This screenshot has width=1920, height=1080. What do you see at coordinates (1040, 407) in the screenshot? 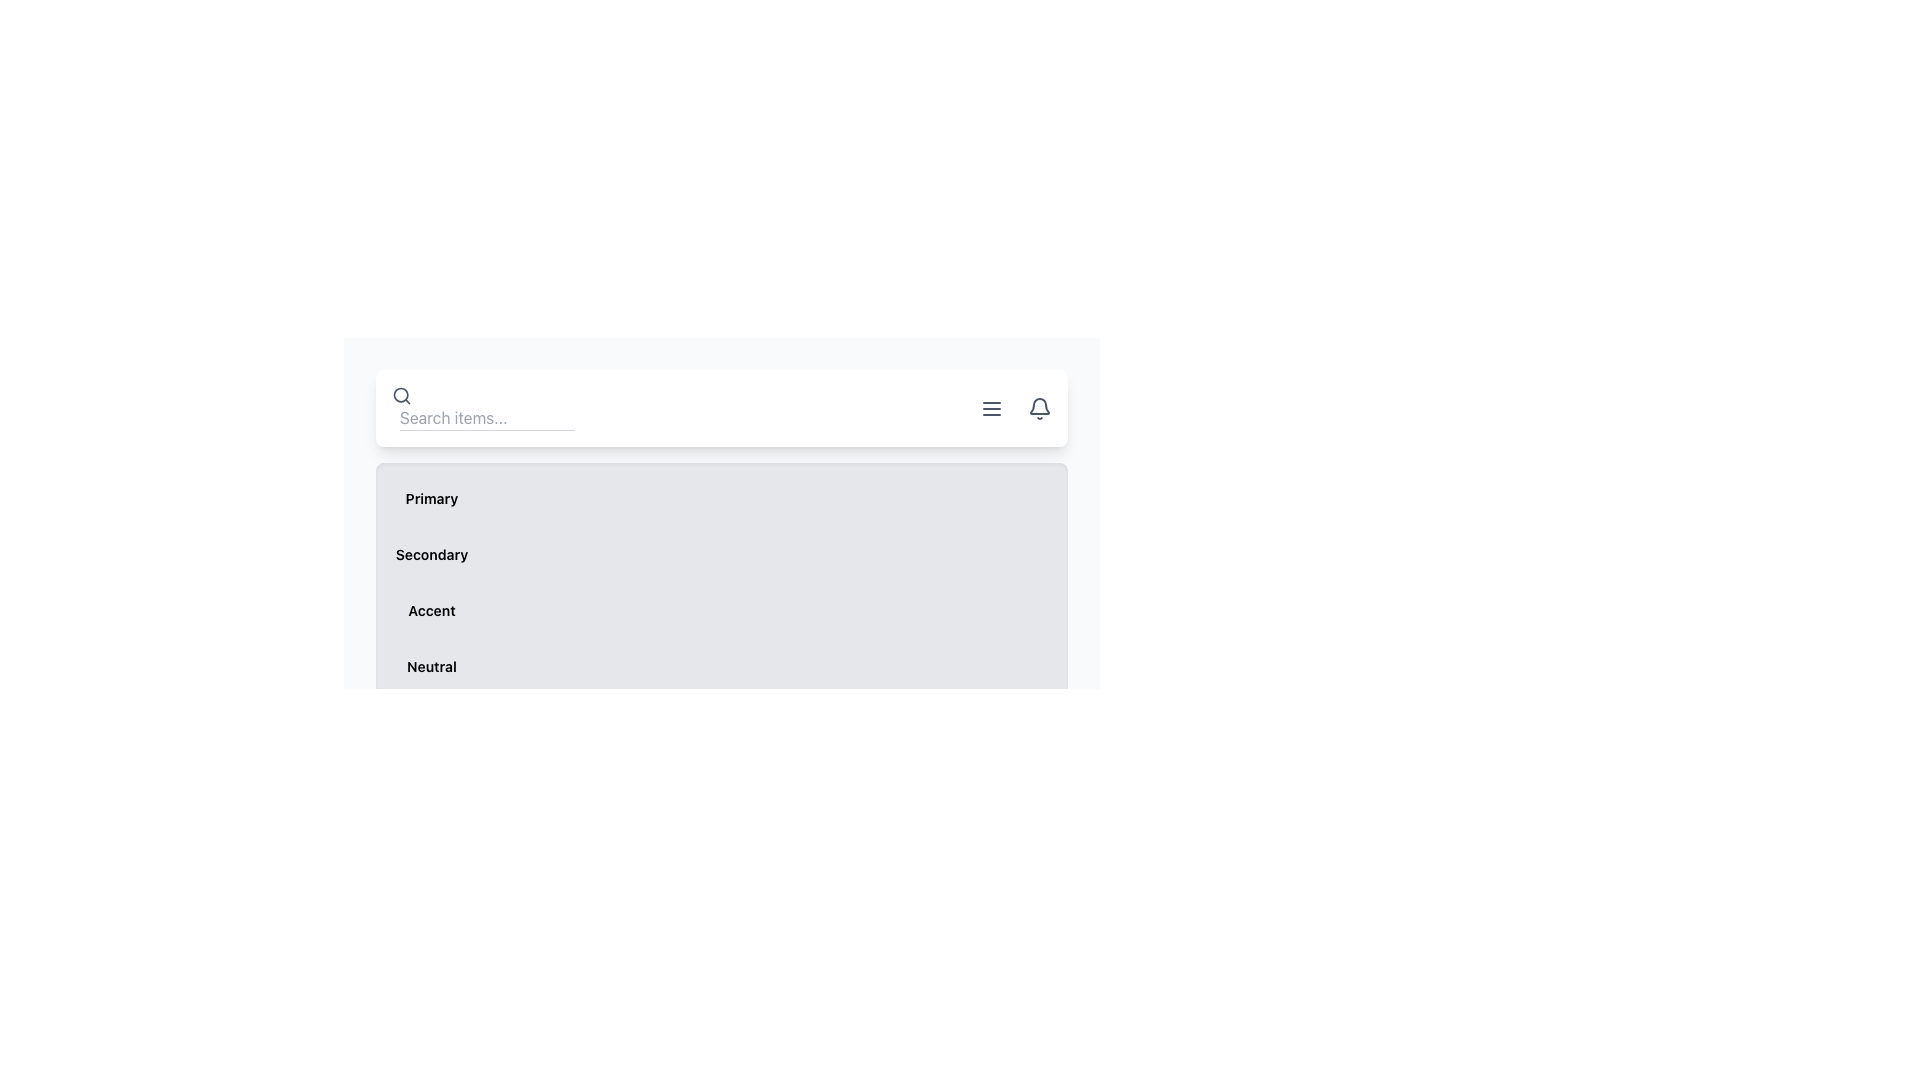
I see `the bell icon representing notifications` at bounding box center [1040, 407].